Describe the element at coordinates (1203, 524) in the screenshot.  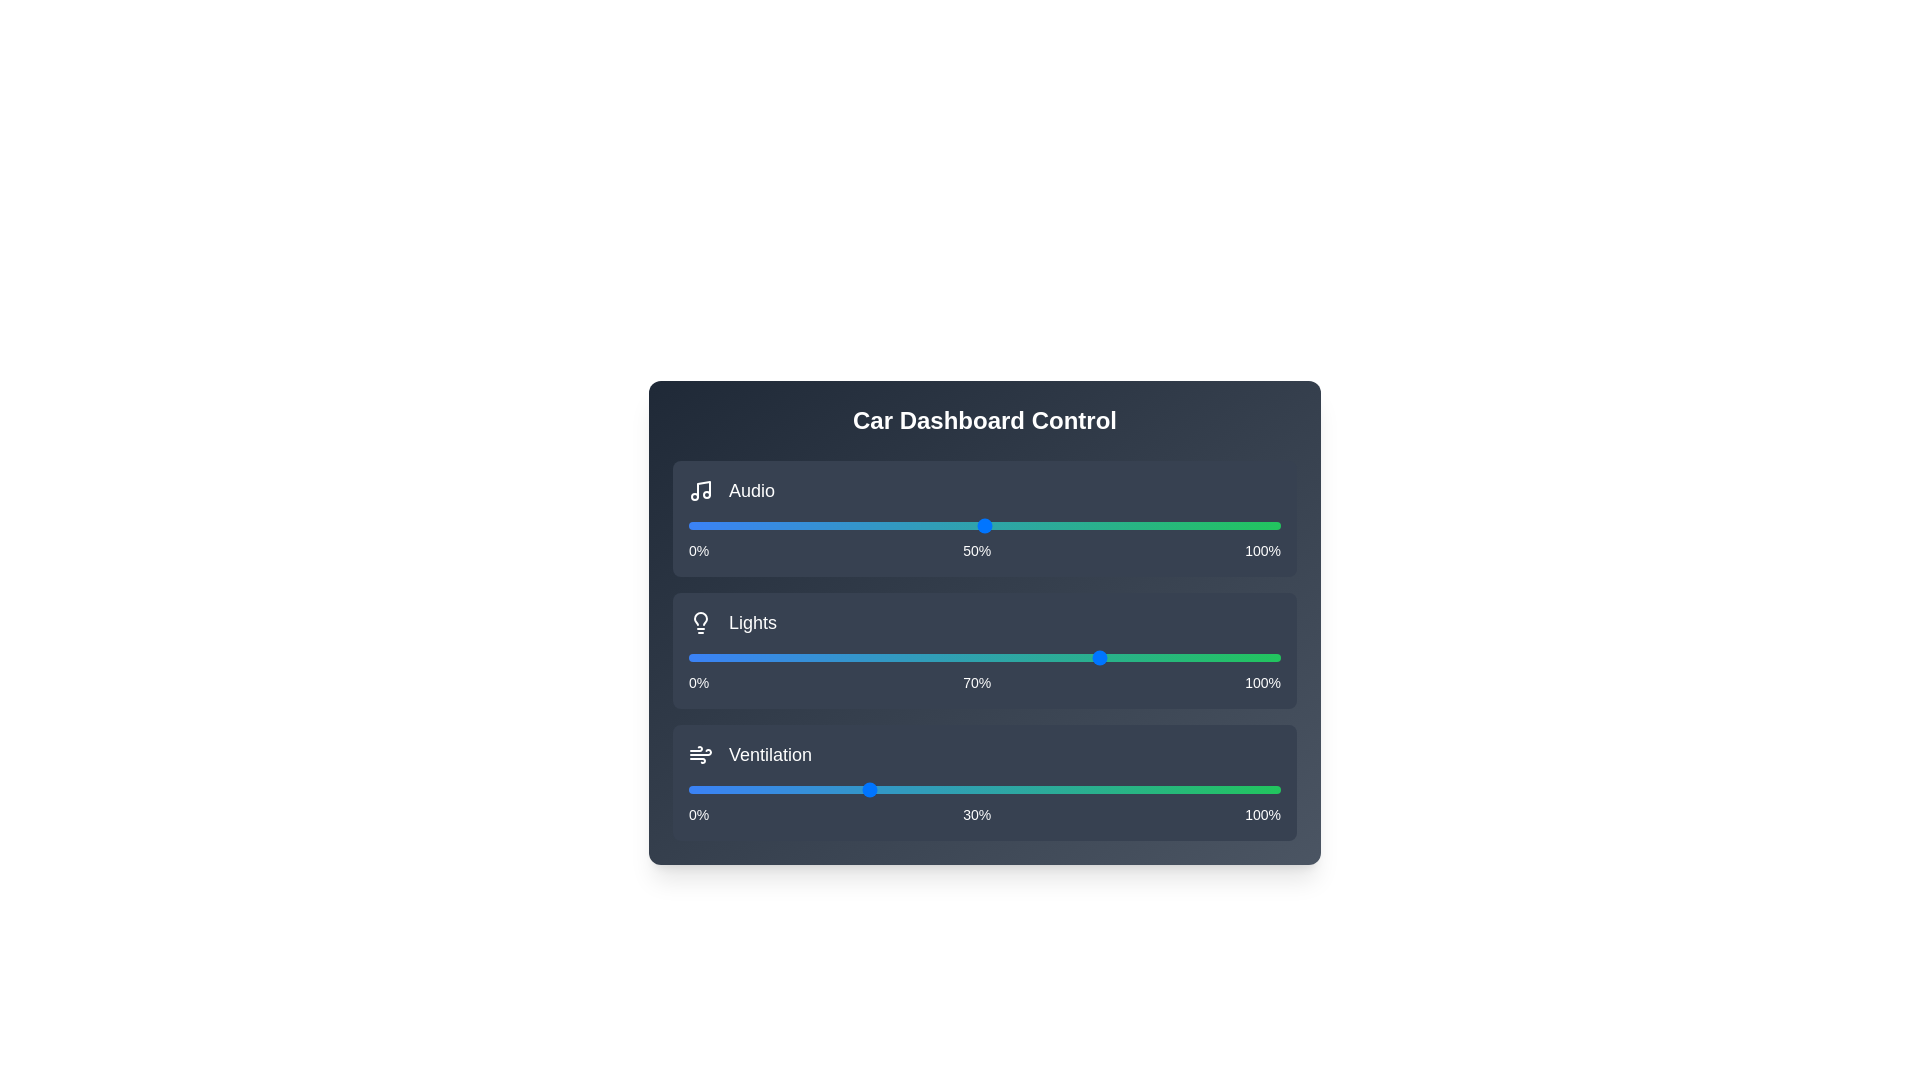
I see `the audio slider to set the volume to 87%` at that location.